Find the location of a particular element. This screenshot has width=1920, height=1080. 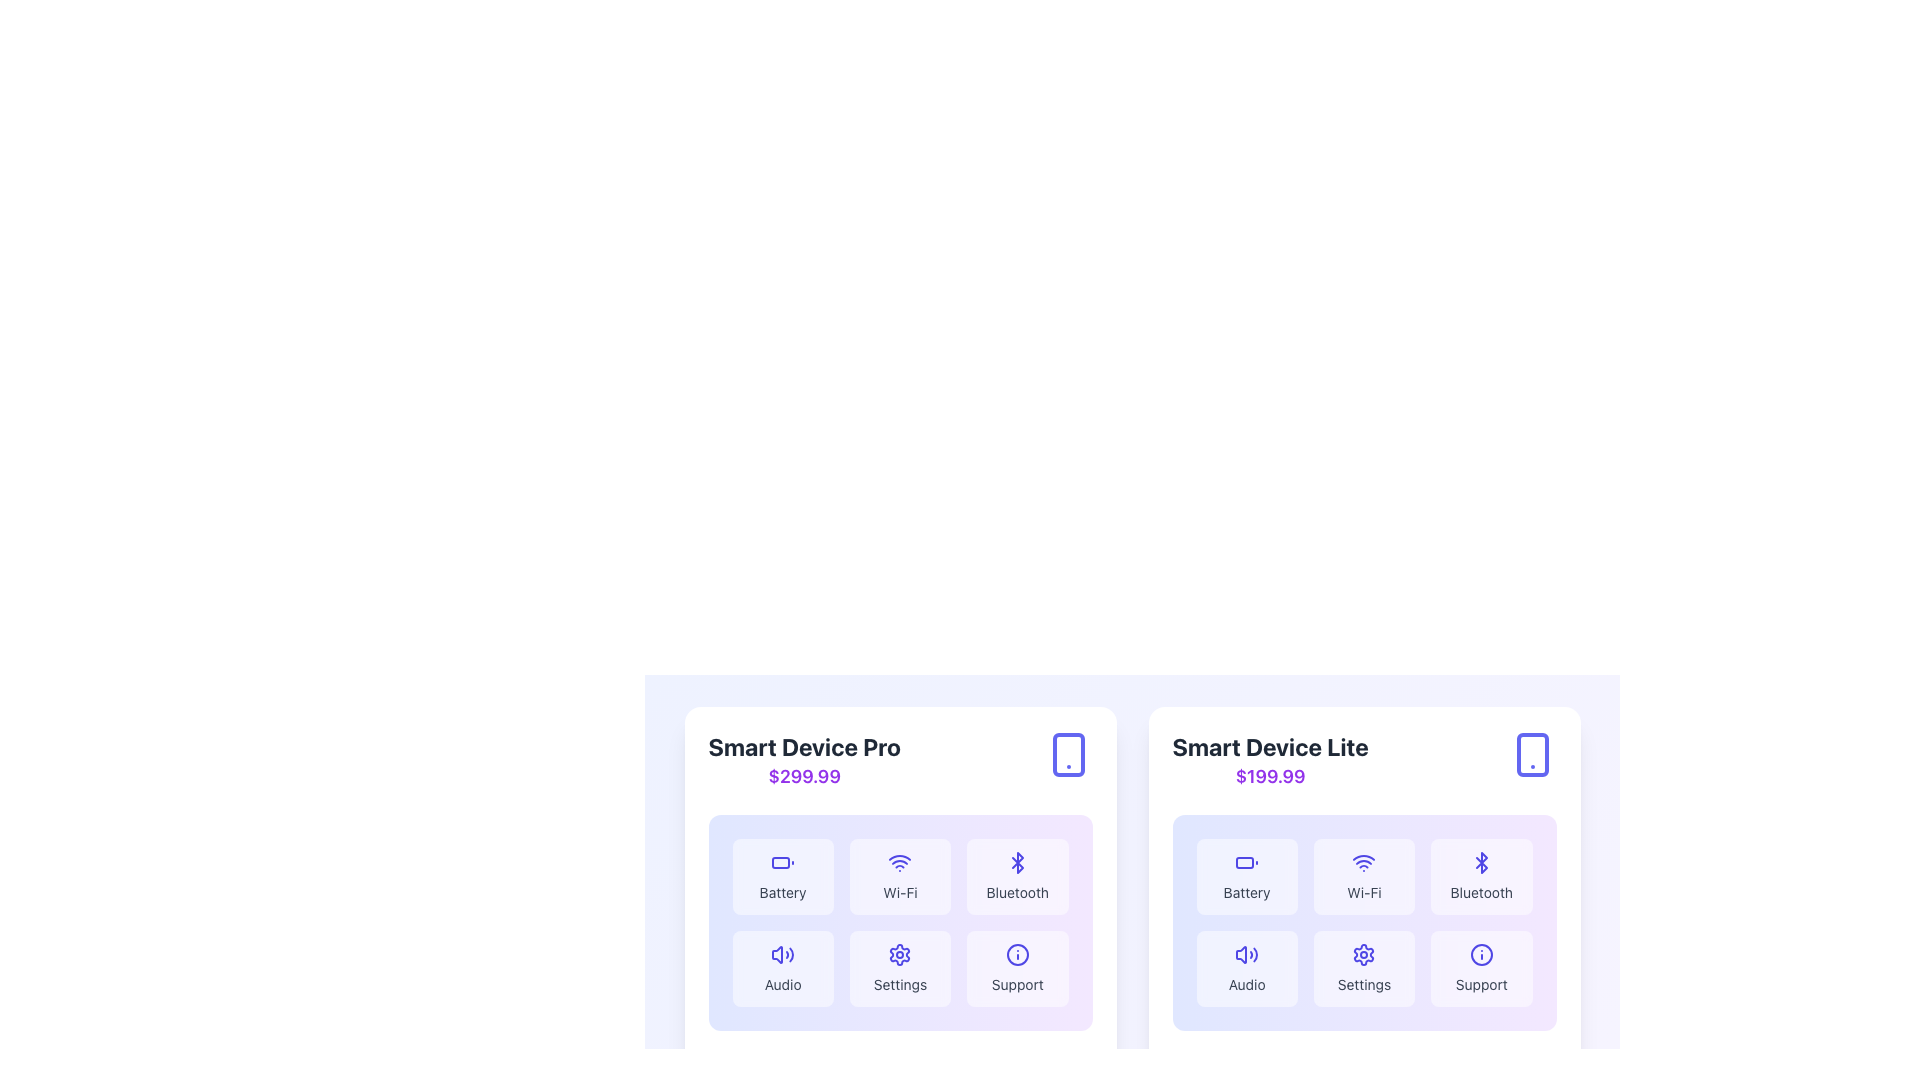

the 'Settings' button, which features a gear icon in blue and is located in the second column and second row of a 3x2 grid under the 'Smart Device Pro' section is located at coordinates (899, 967).